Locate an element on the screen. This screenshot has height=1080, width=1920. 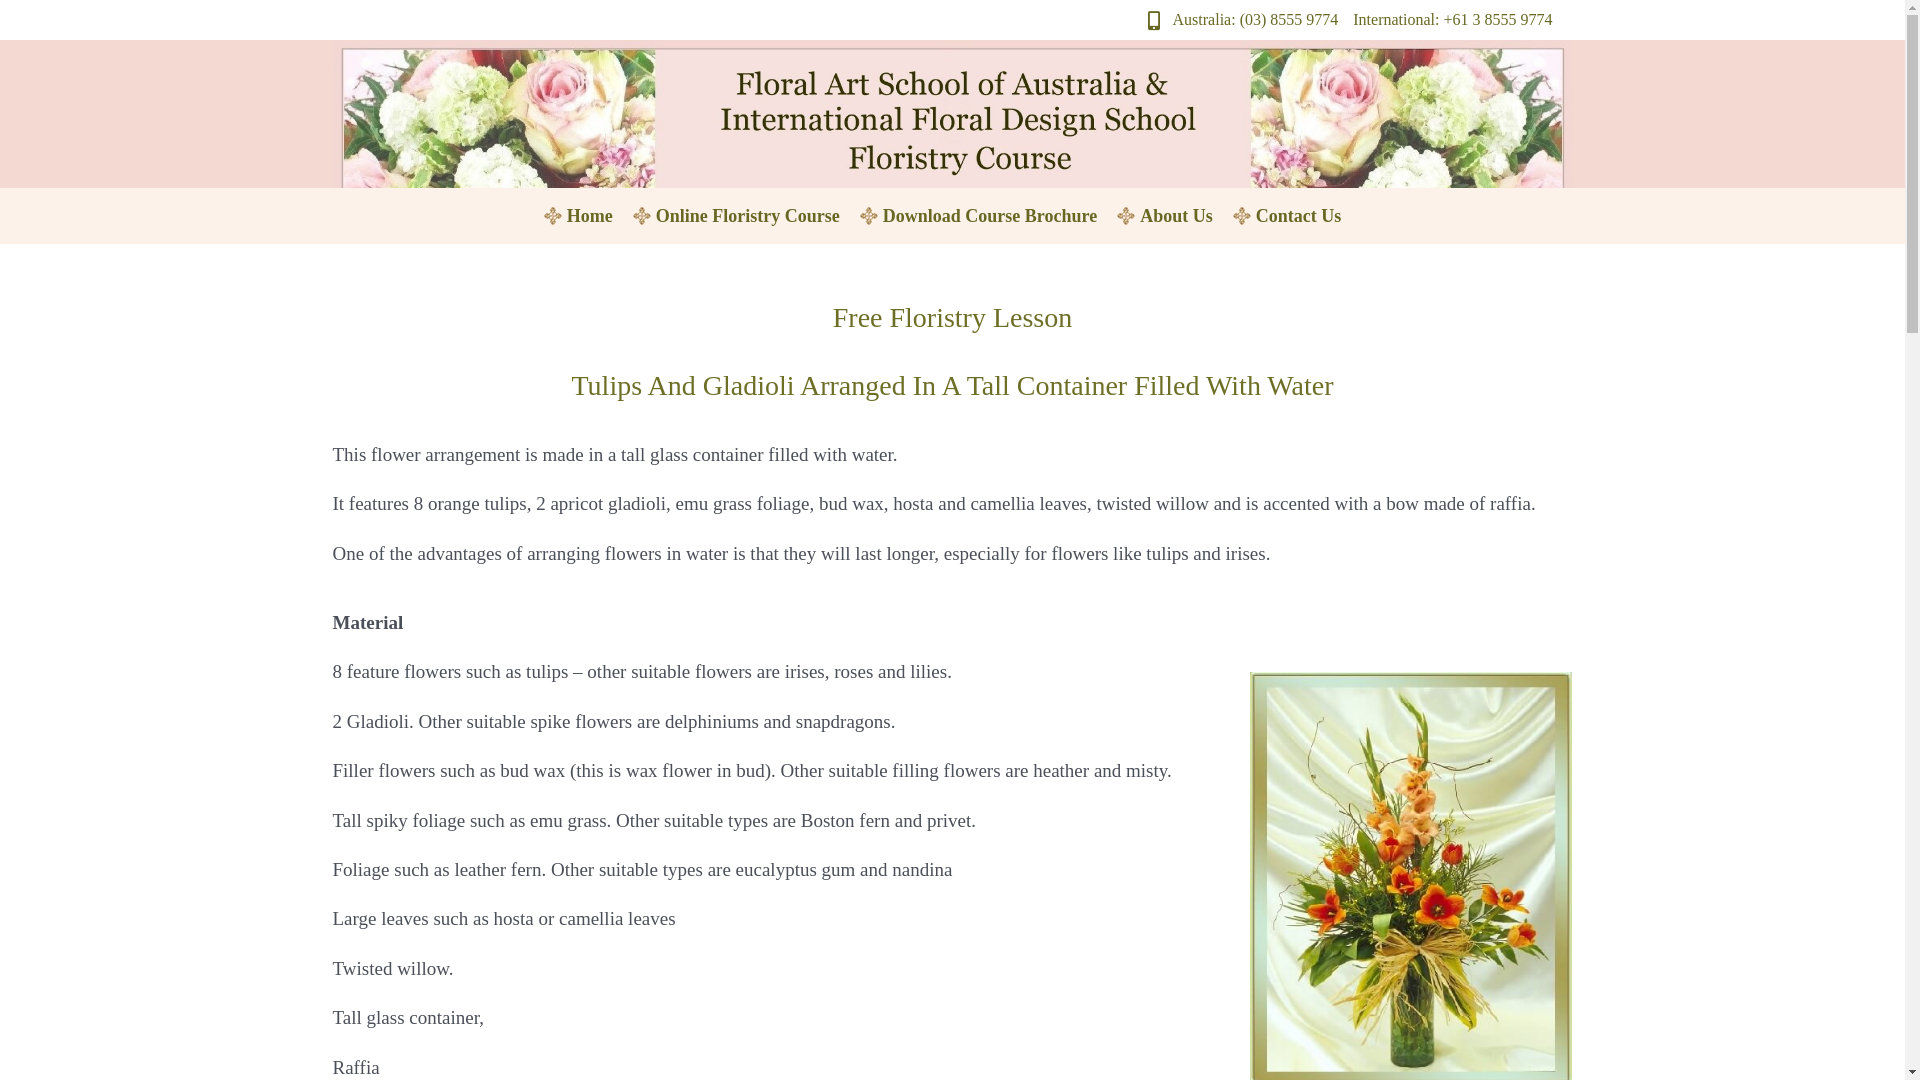
'International: +61 3 8555 9774' is located at coordinates (1353, 19).